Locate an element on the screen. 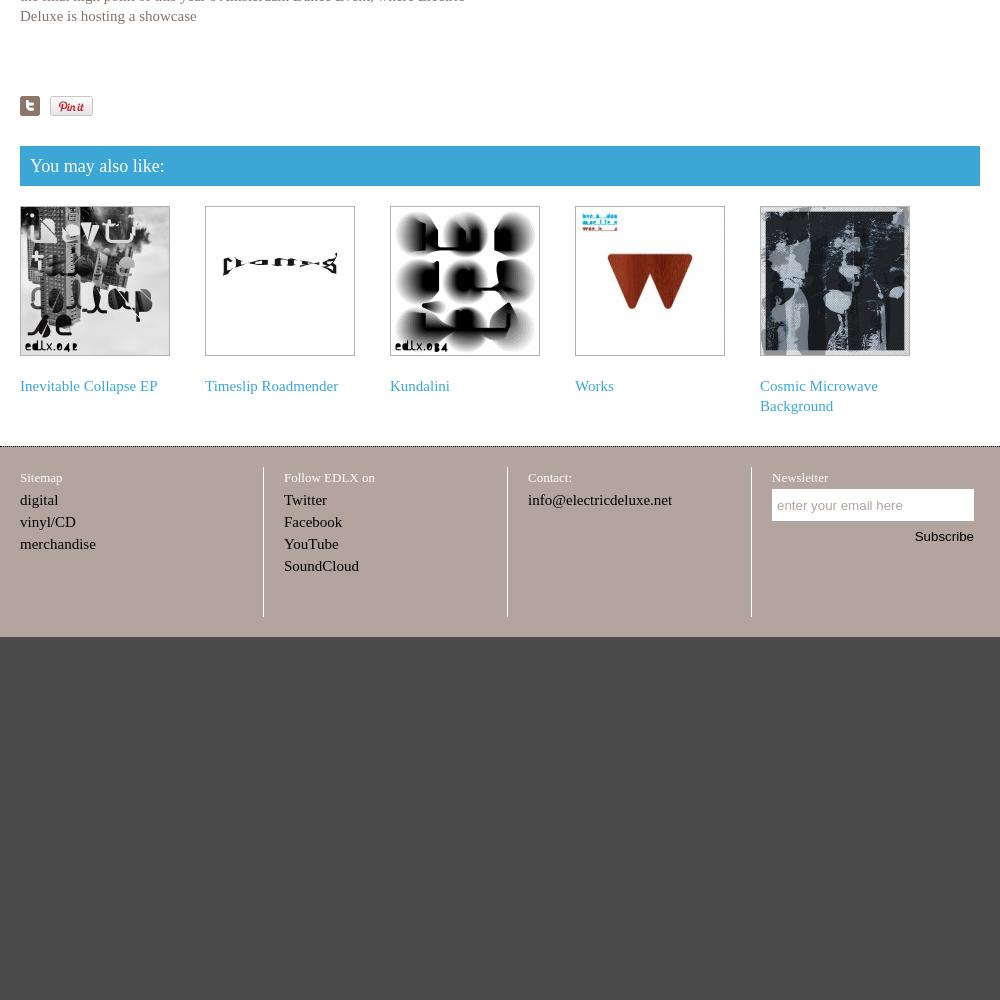 Image resolution: width=1000 pixels, height=1000 pixels. 'digital' is located at coordinates (20, 500).